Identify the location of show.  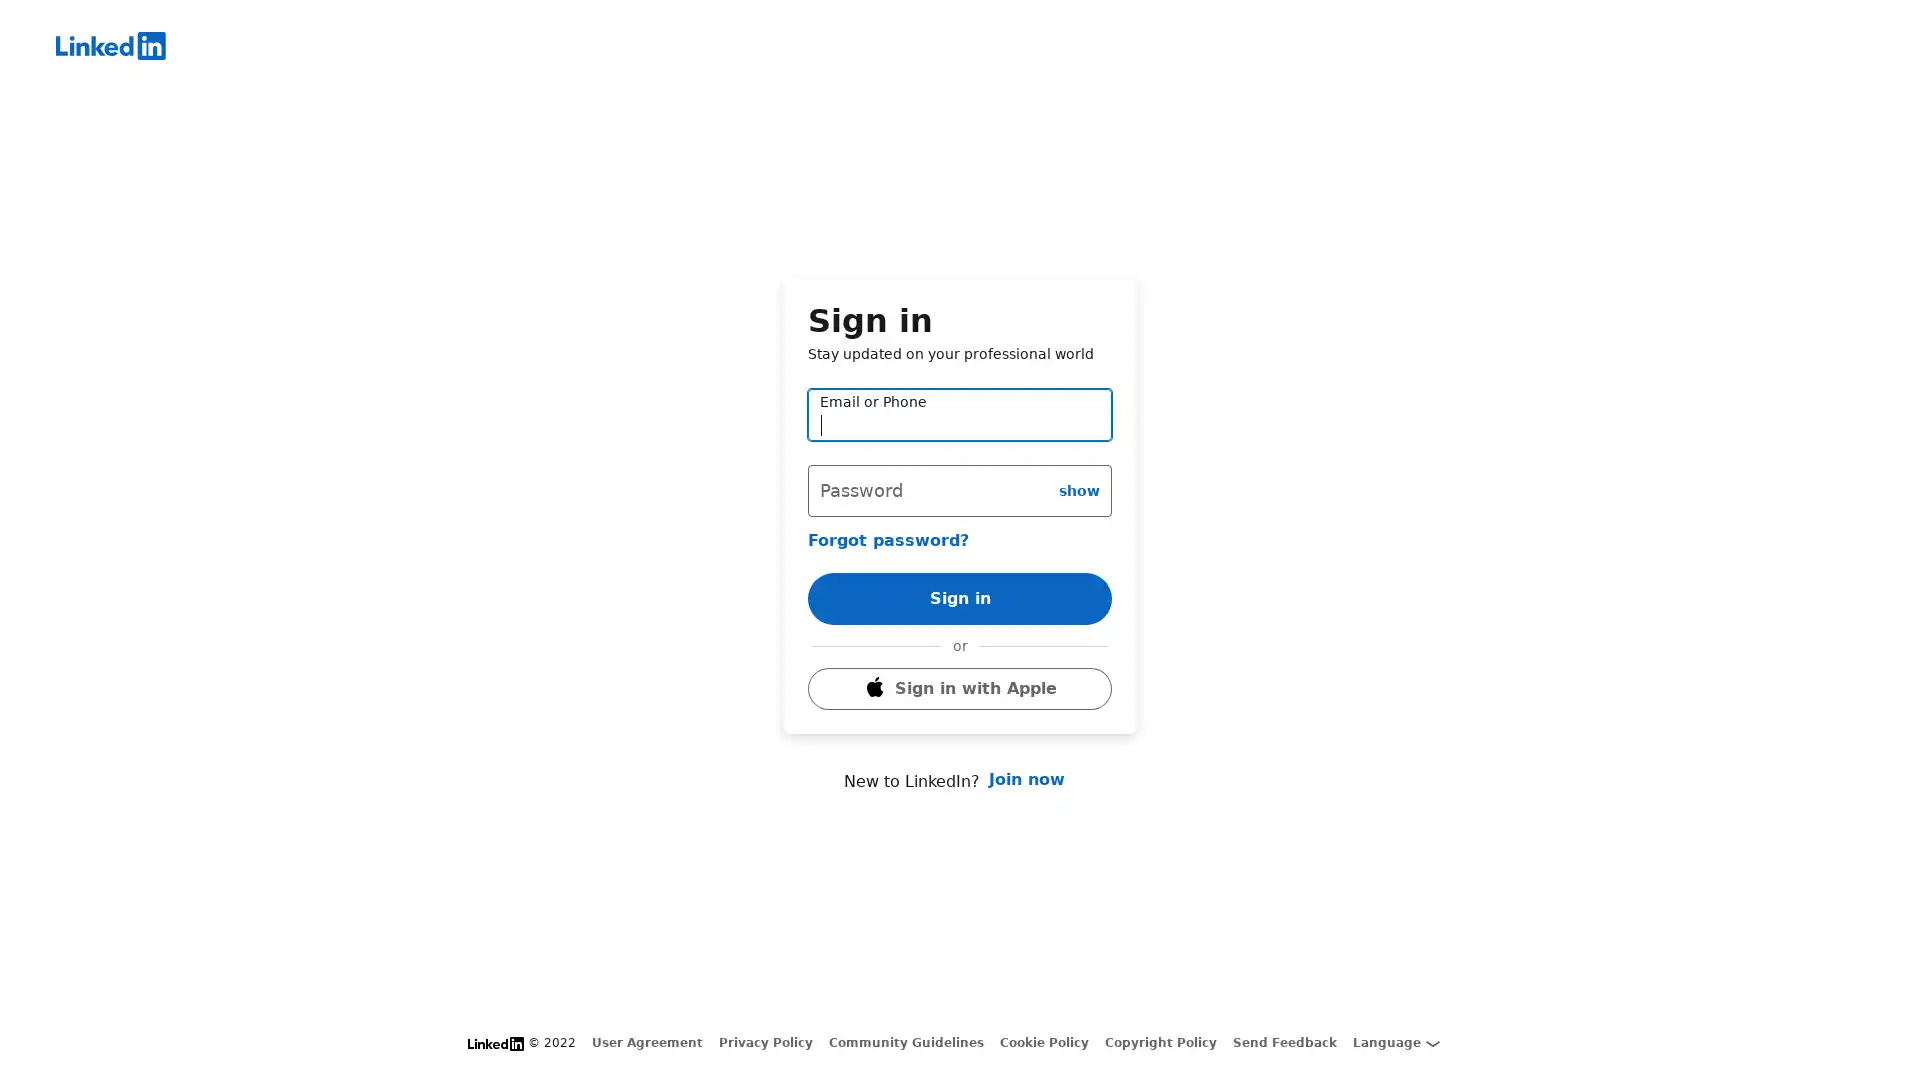
(1078, 462).